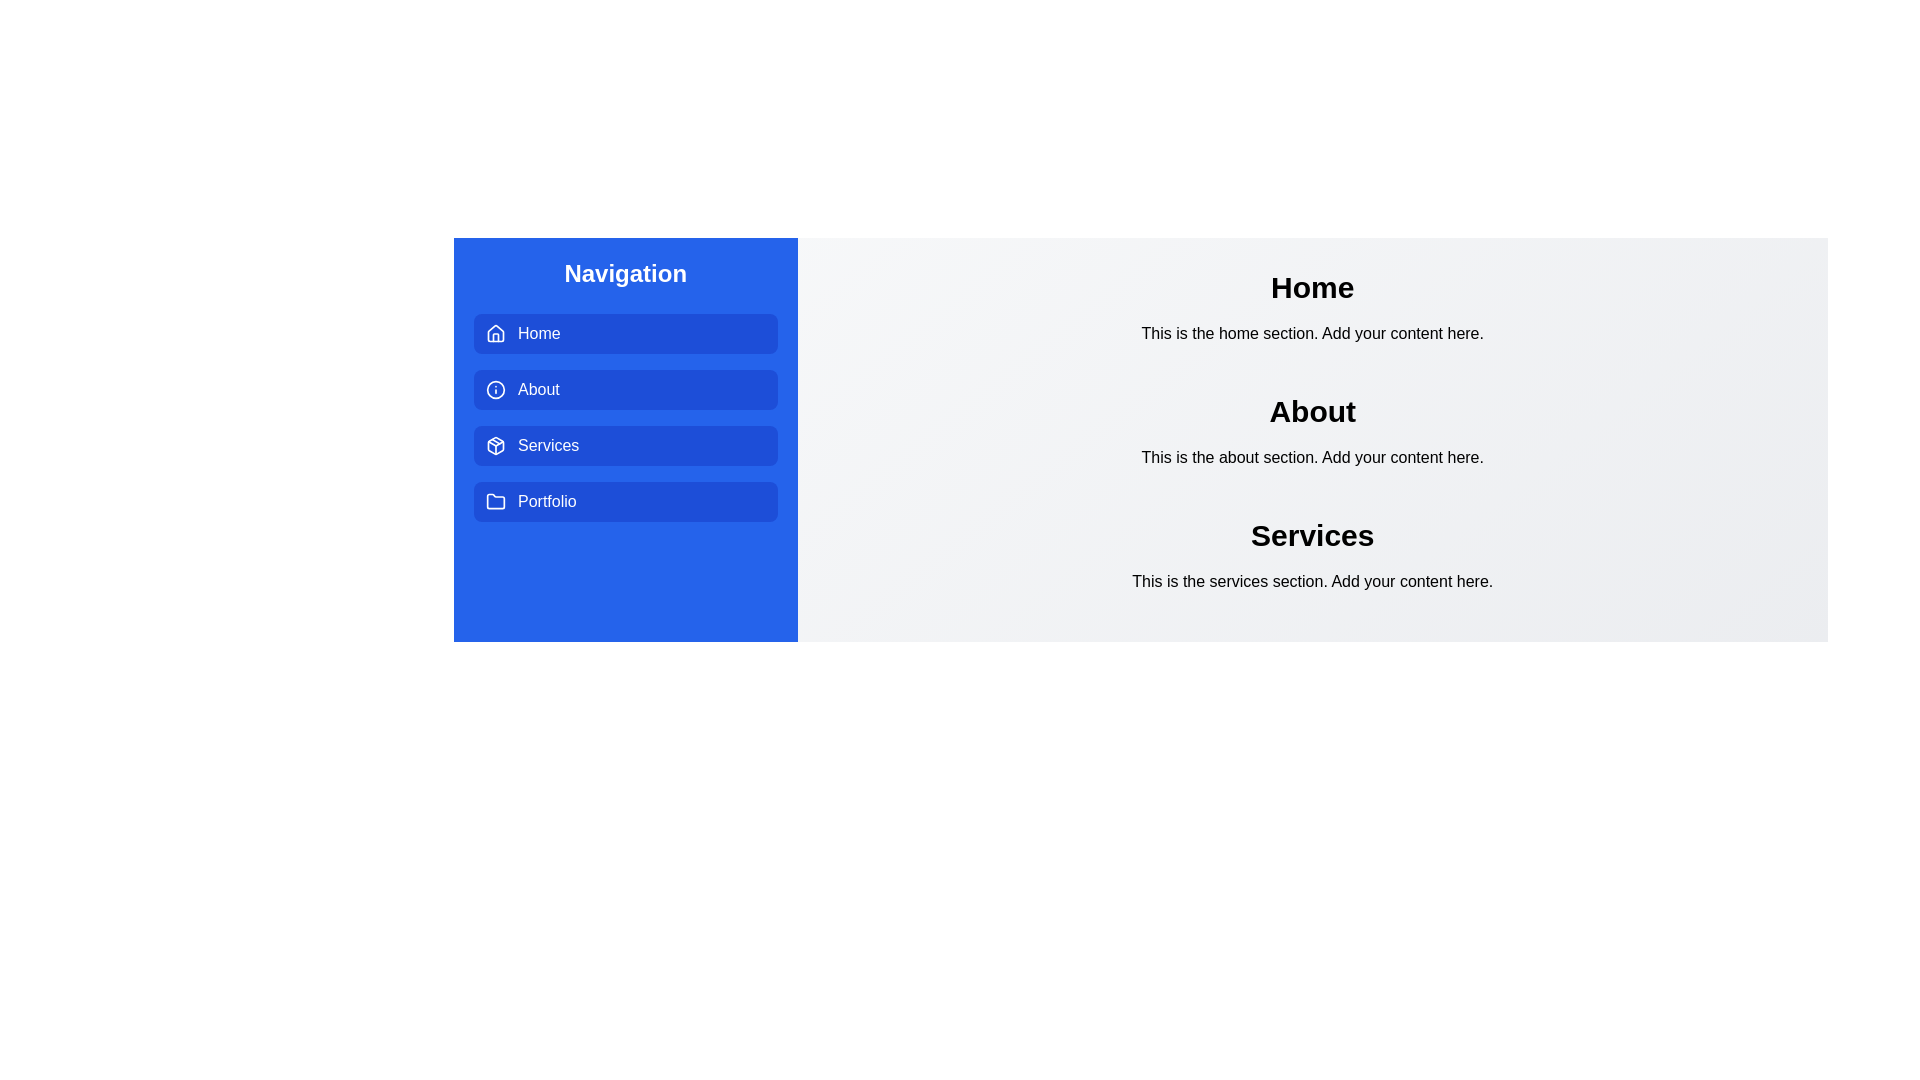 The height and width of the screenshot is (1080, 1920). Describe the element at coordinates (495, 500) in the screenshot. I see `the folder-shaped blue icon that precedes the 'Portfolio' menu item in the navigation menu` at that location.